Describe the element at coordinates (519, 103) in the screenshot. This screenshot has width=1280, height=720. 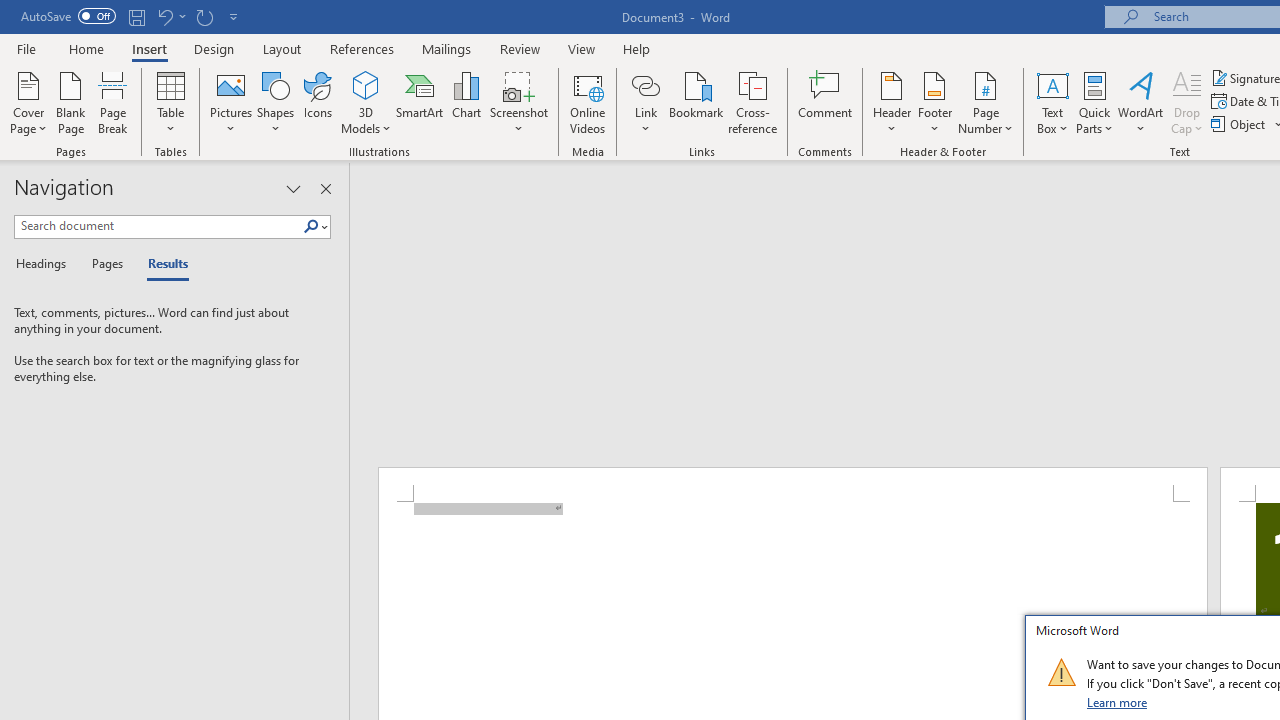
I see `'Screenshot'` at that location.